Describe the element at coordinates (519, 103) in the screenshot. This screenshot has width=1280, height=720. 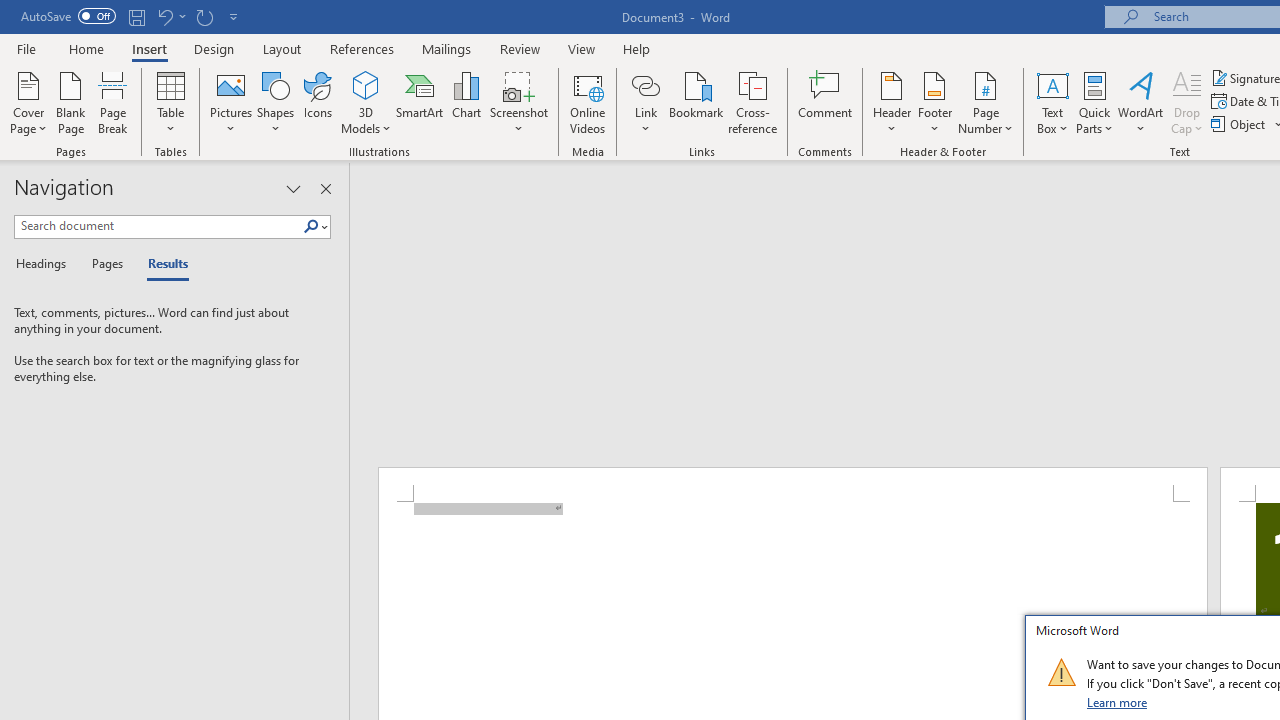
I see `'Screenshot'` at that location.